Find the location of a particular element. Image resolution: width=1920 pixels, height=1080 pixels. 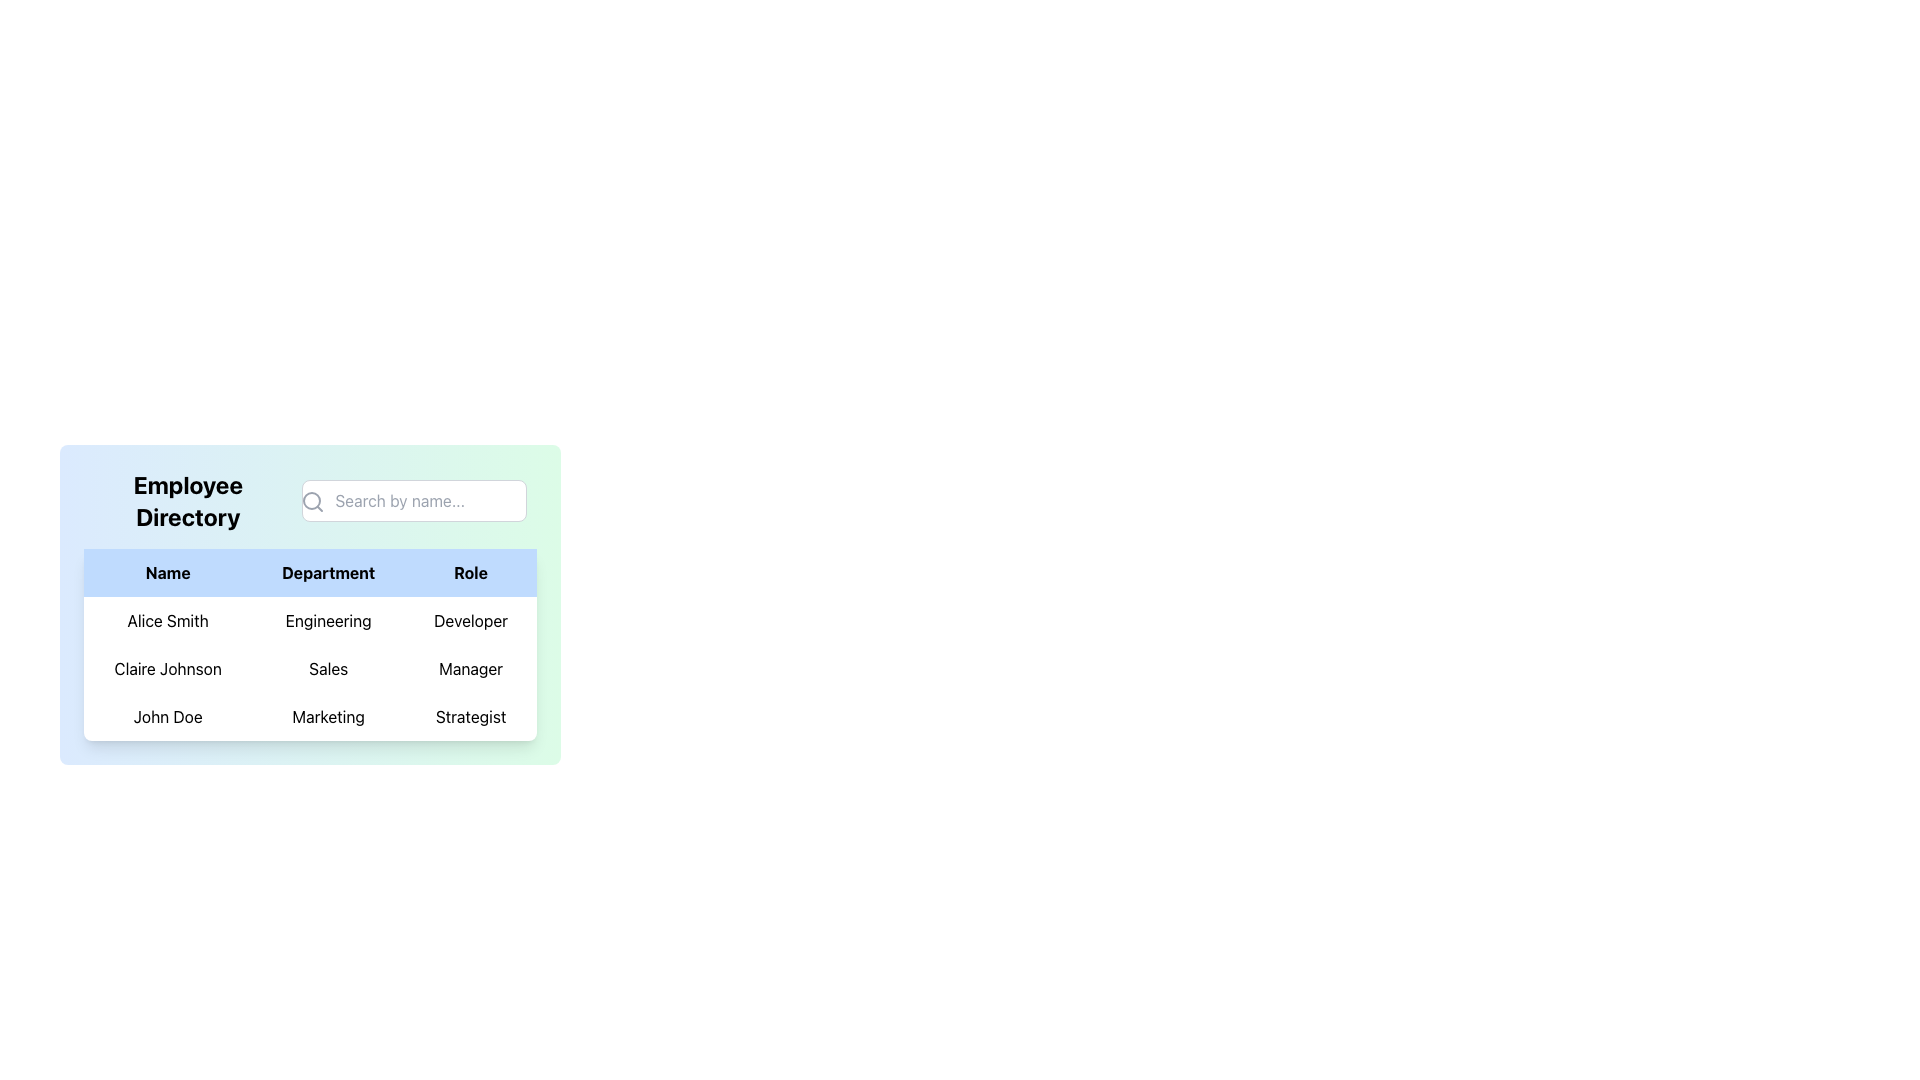

the table cell containing the name 'Claire Johnson' is located at coordinates (168, 668).